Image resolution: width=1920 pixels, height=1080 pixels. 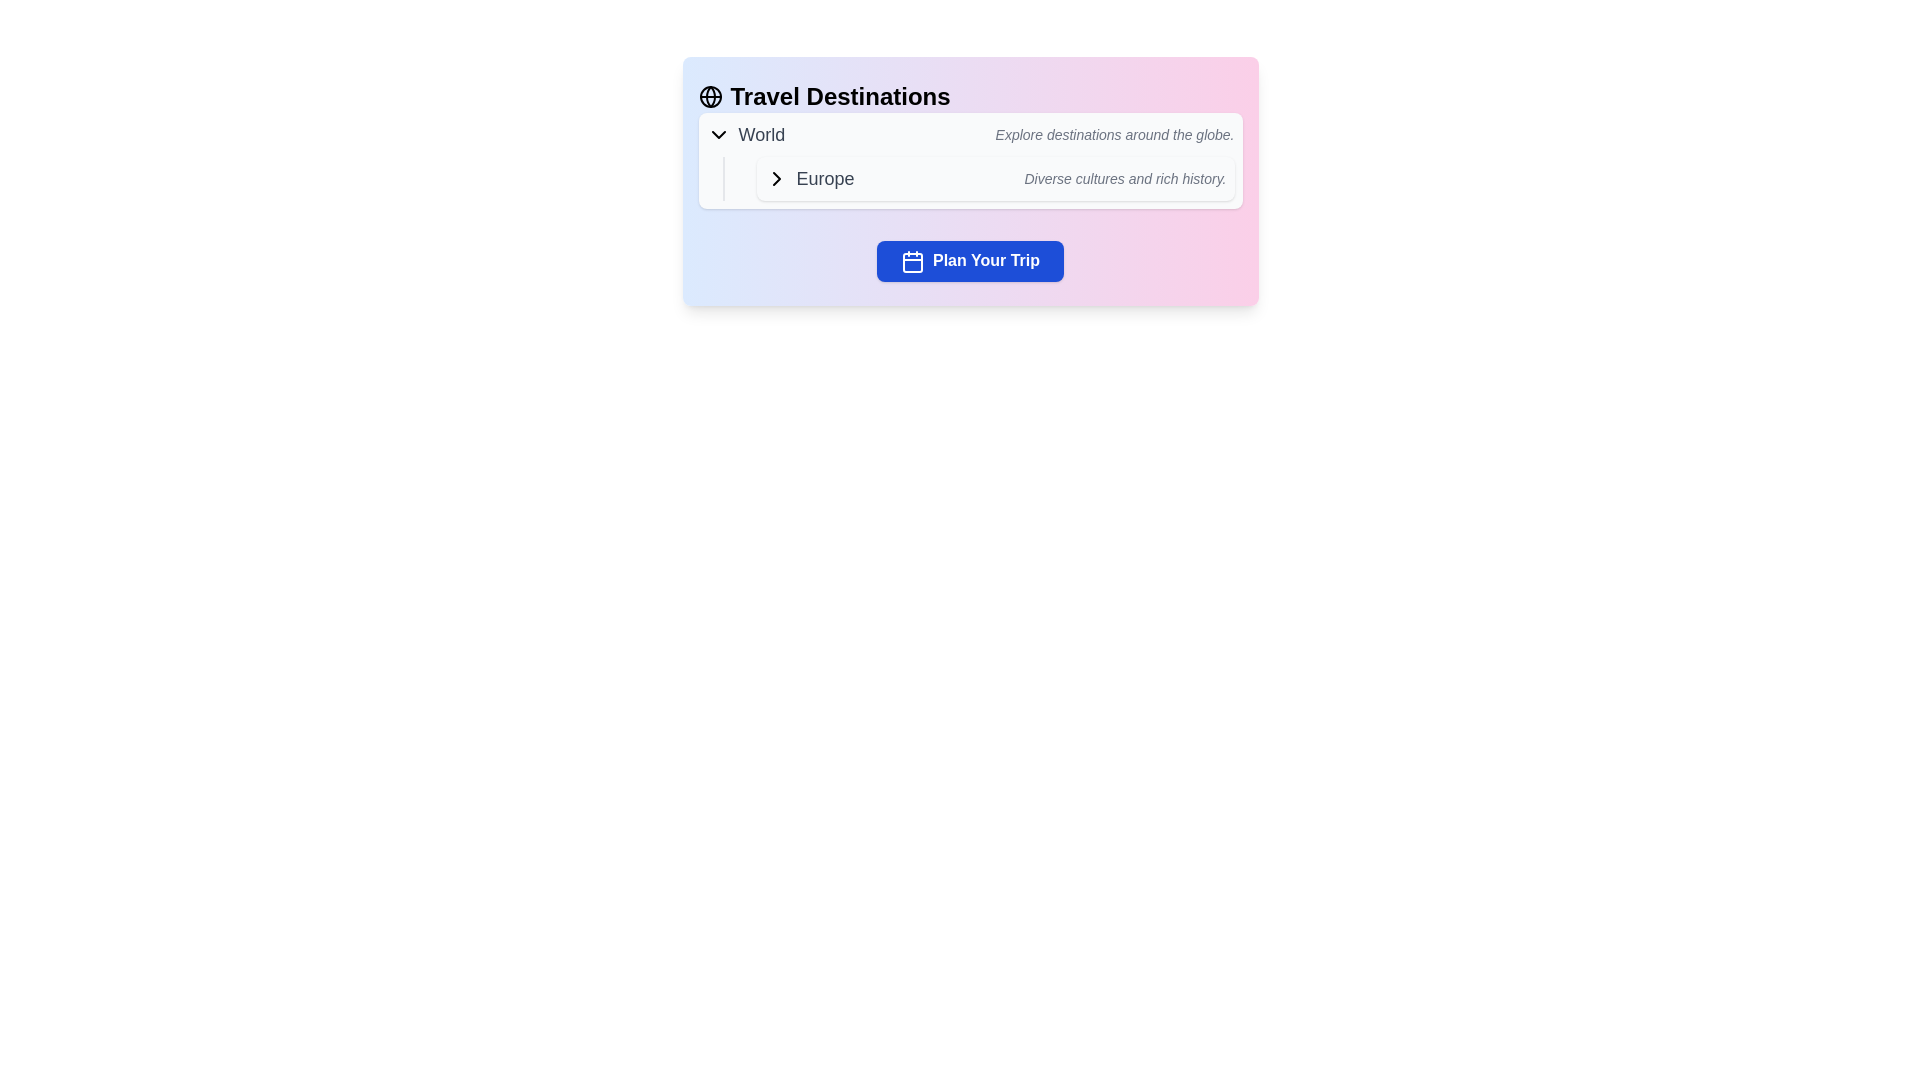 I want to click on the global travel icon located at the top-left corner of the widget, next to the text 'Travel Destinations.', so click(x=710, y=96).